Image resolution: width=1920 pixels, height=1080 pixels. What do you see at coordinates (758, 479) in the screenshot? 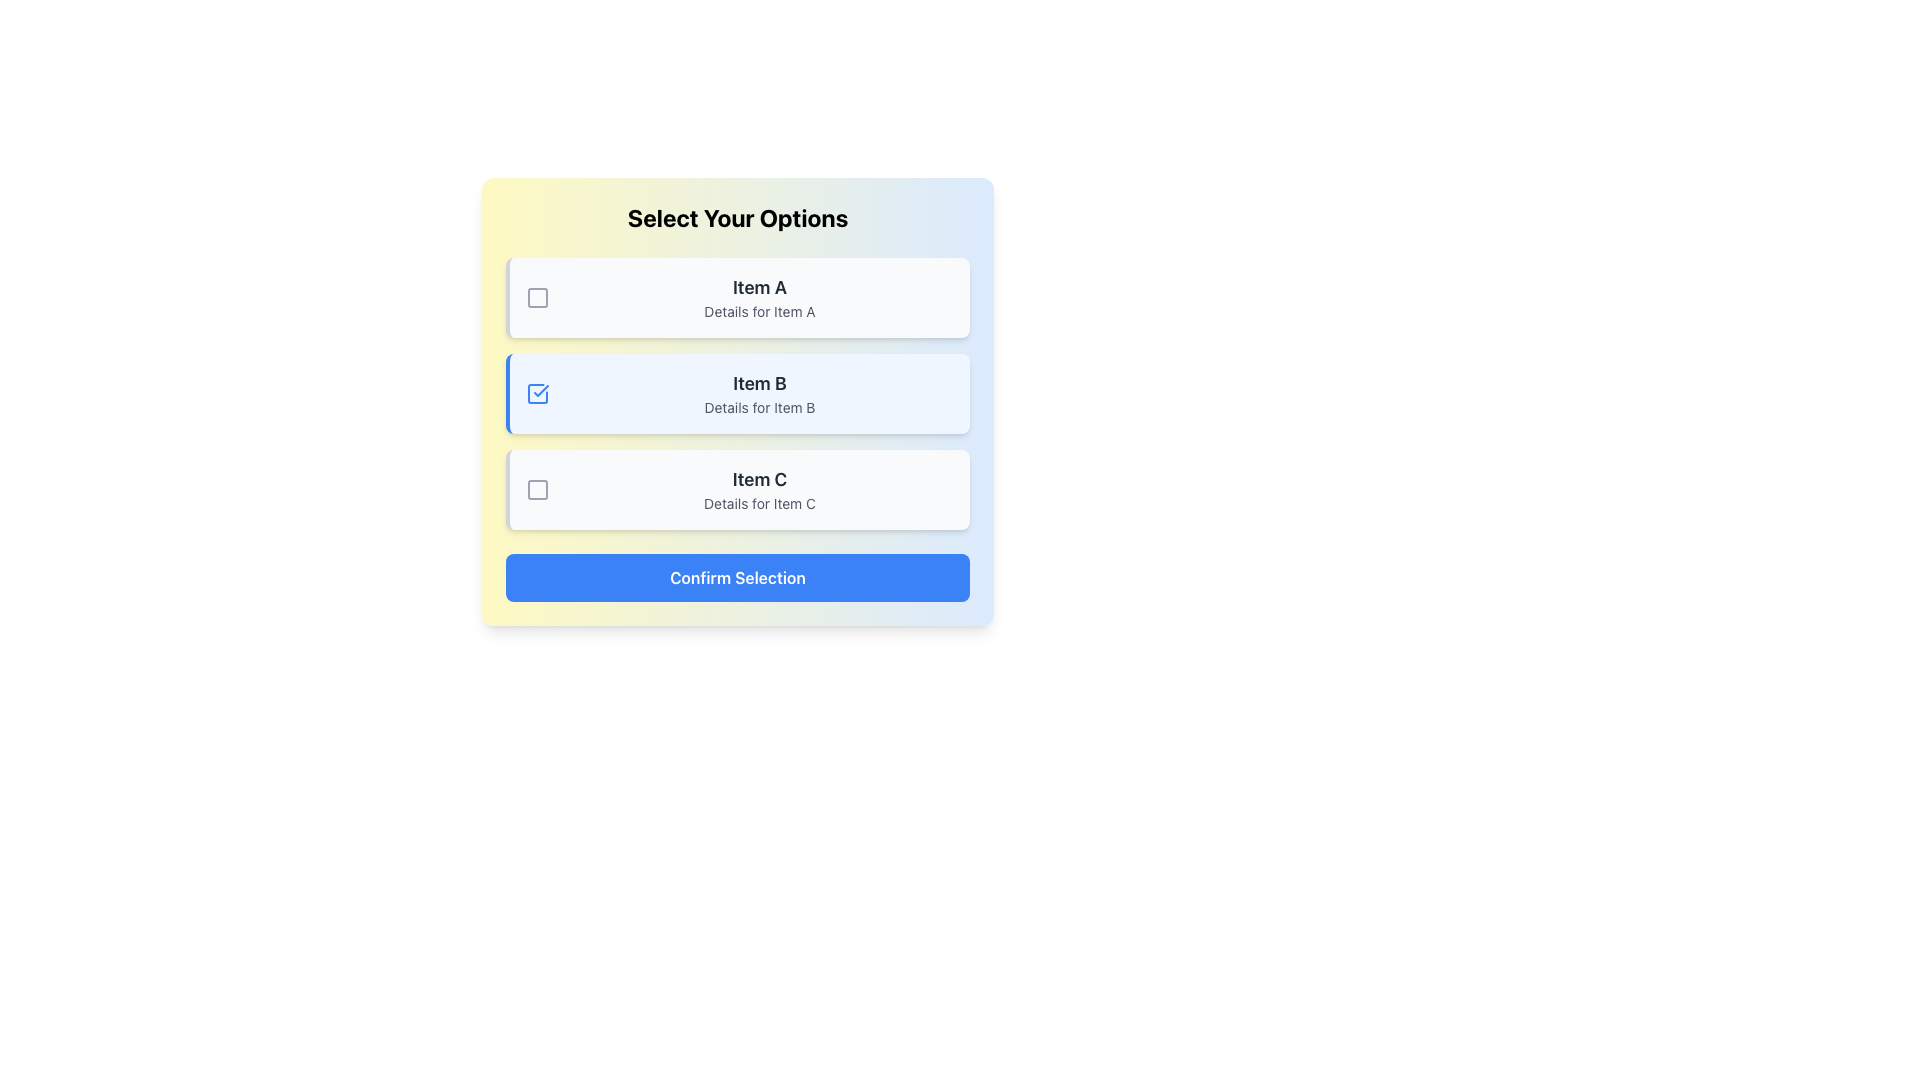
I see `the text element labeled 'Item C', which is styled in a bold, larger font and located as the heading of the third option block under 'Select Your Options'` at bounding box center [758, 479].